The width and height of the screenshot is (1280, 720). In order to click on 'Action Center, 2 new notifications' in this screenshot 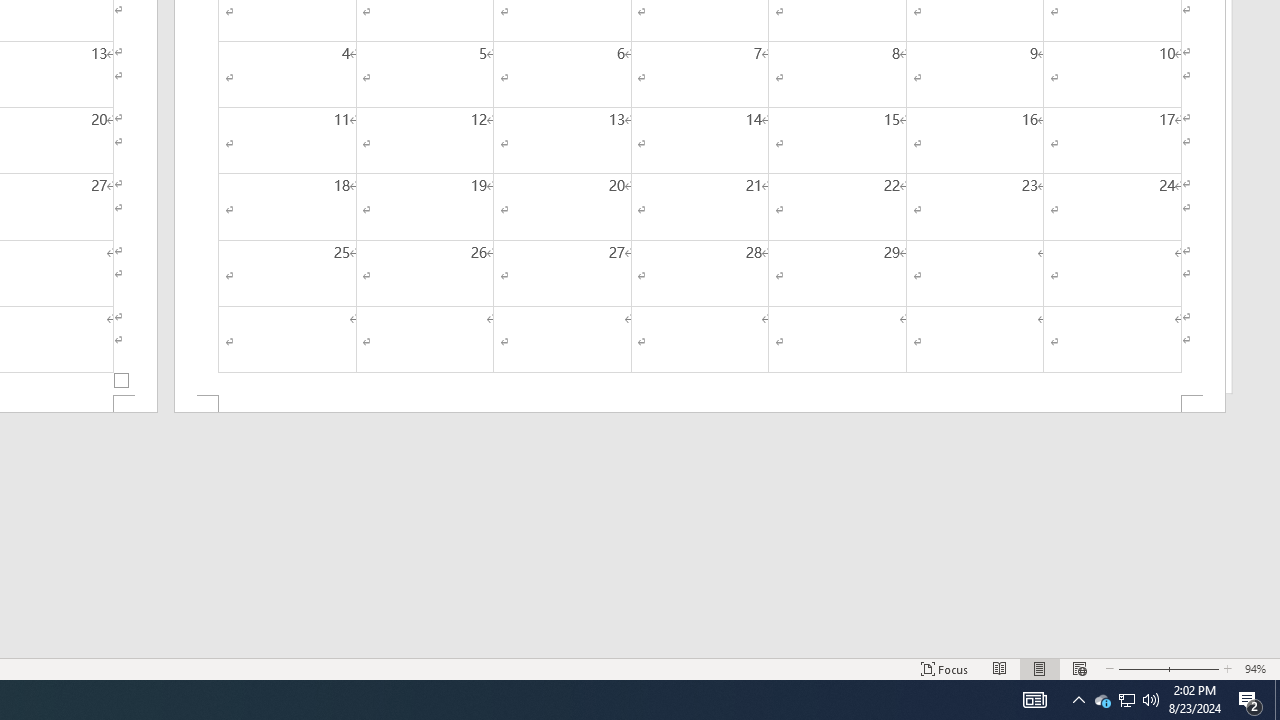, I will do `click(1250, 698)`.